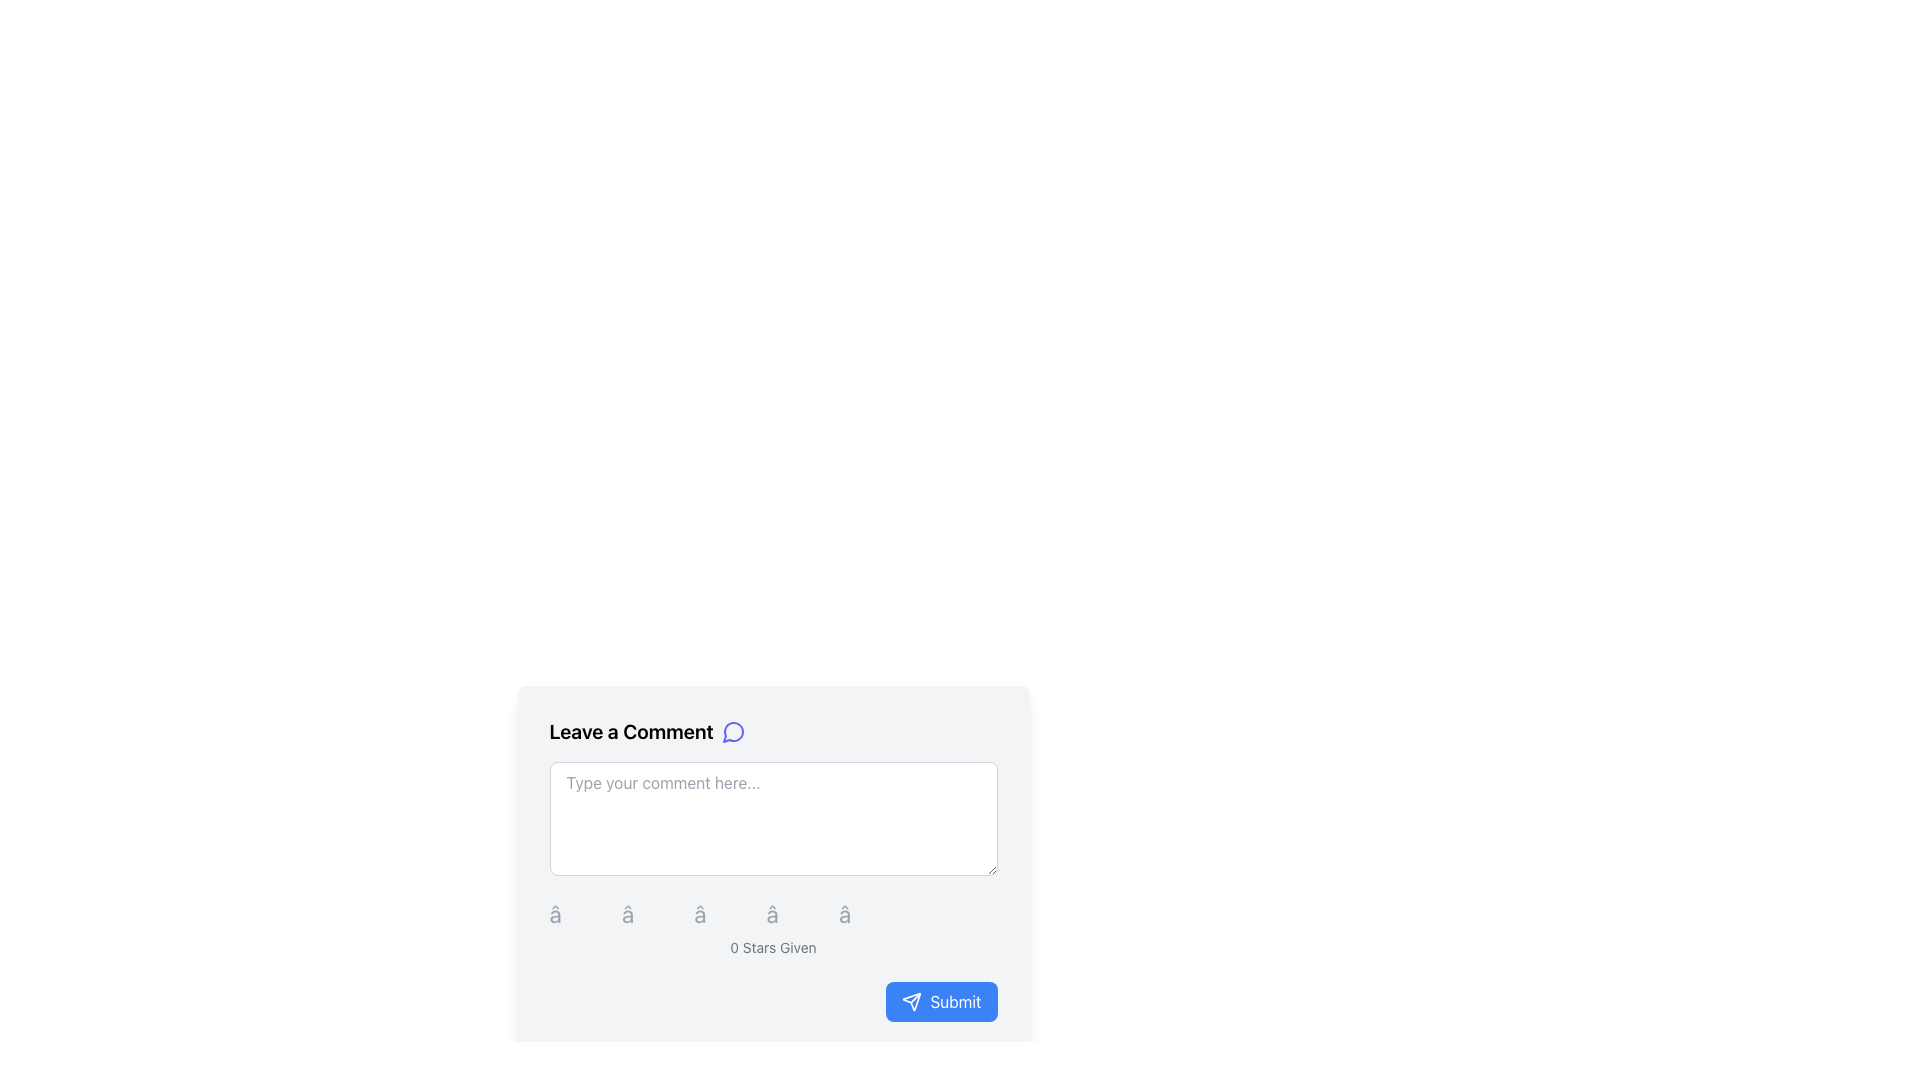  Describe the element at coordinates (772, 914) in the screenshot. I see `the fourth star in the five-star rating system to set the rating to four stars` at that location.